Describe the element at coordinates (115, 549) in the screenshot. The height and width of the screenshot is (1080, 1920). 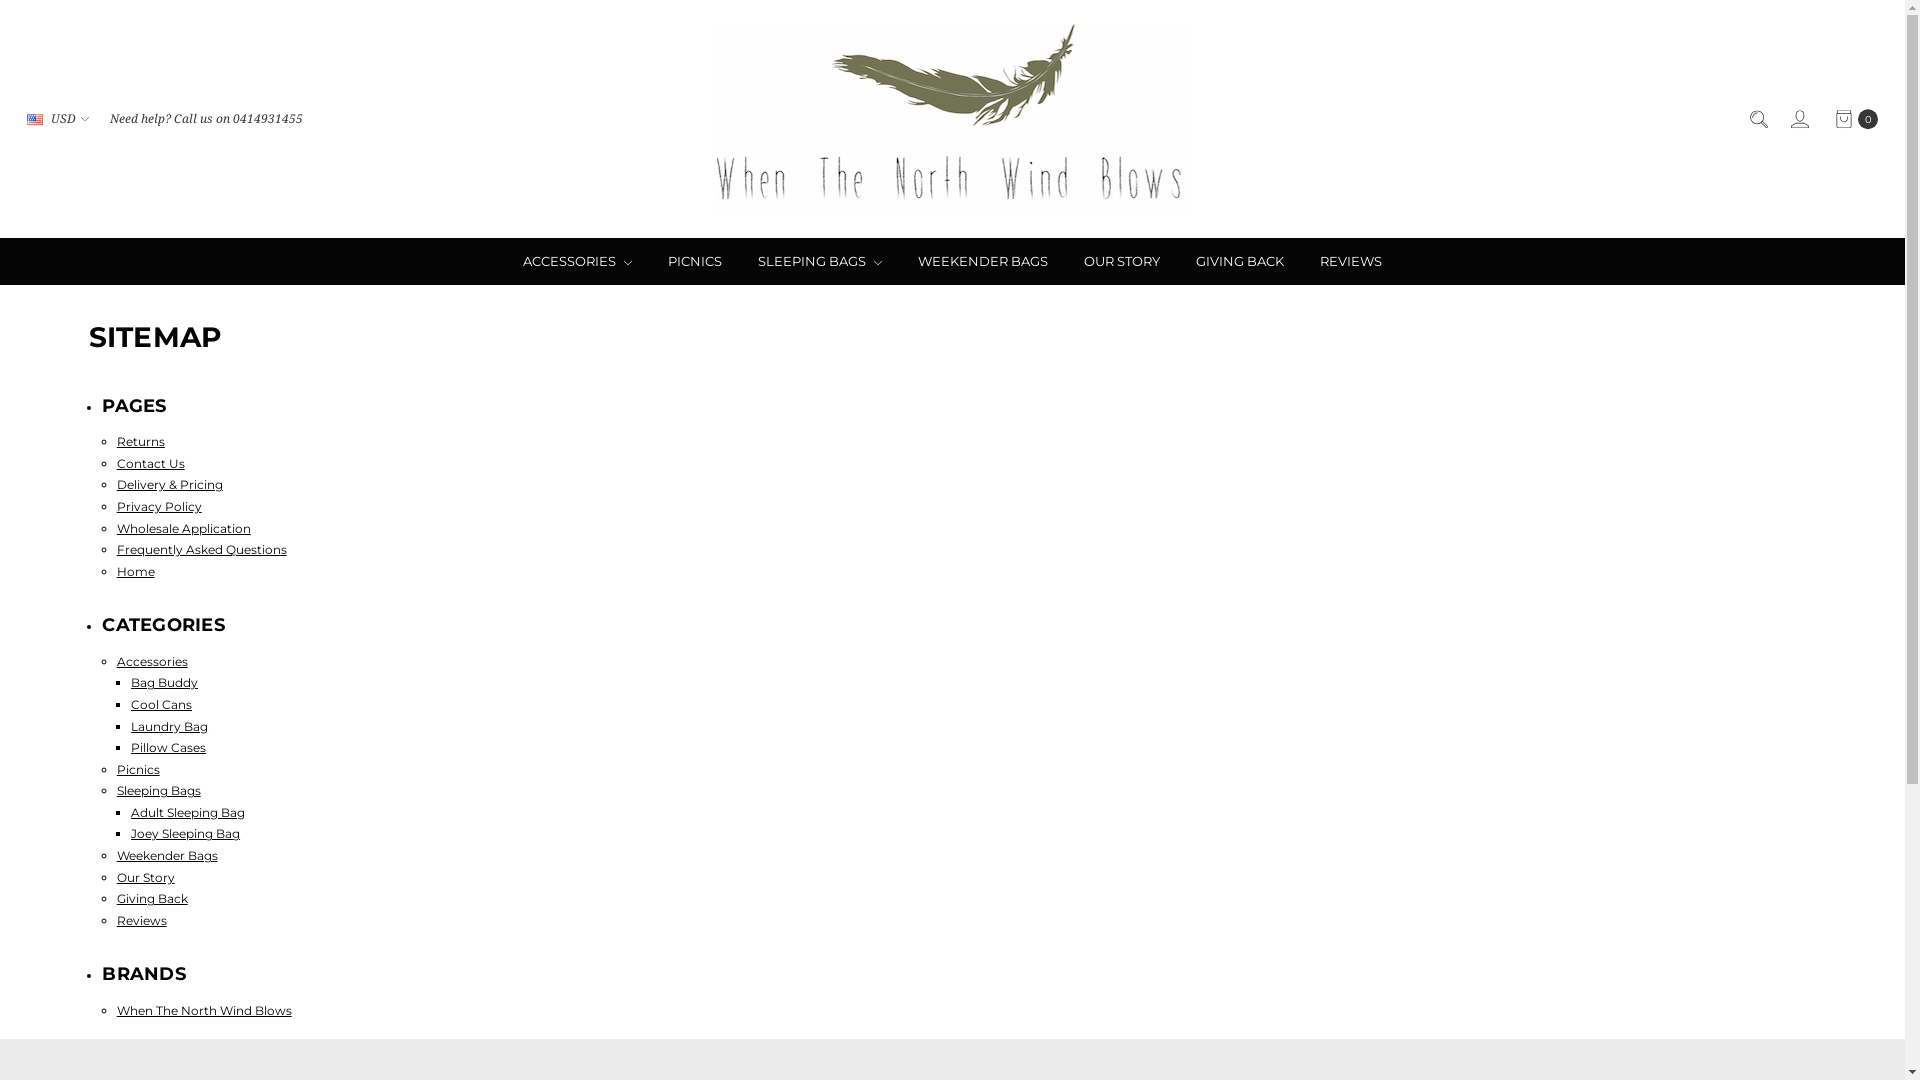
I see `'Frequently Asked Questions'` at that location.